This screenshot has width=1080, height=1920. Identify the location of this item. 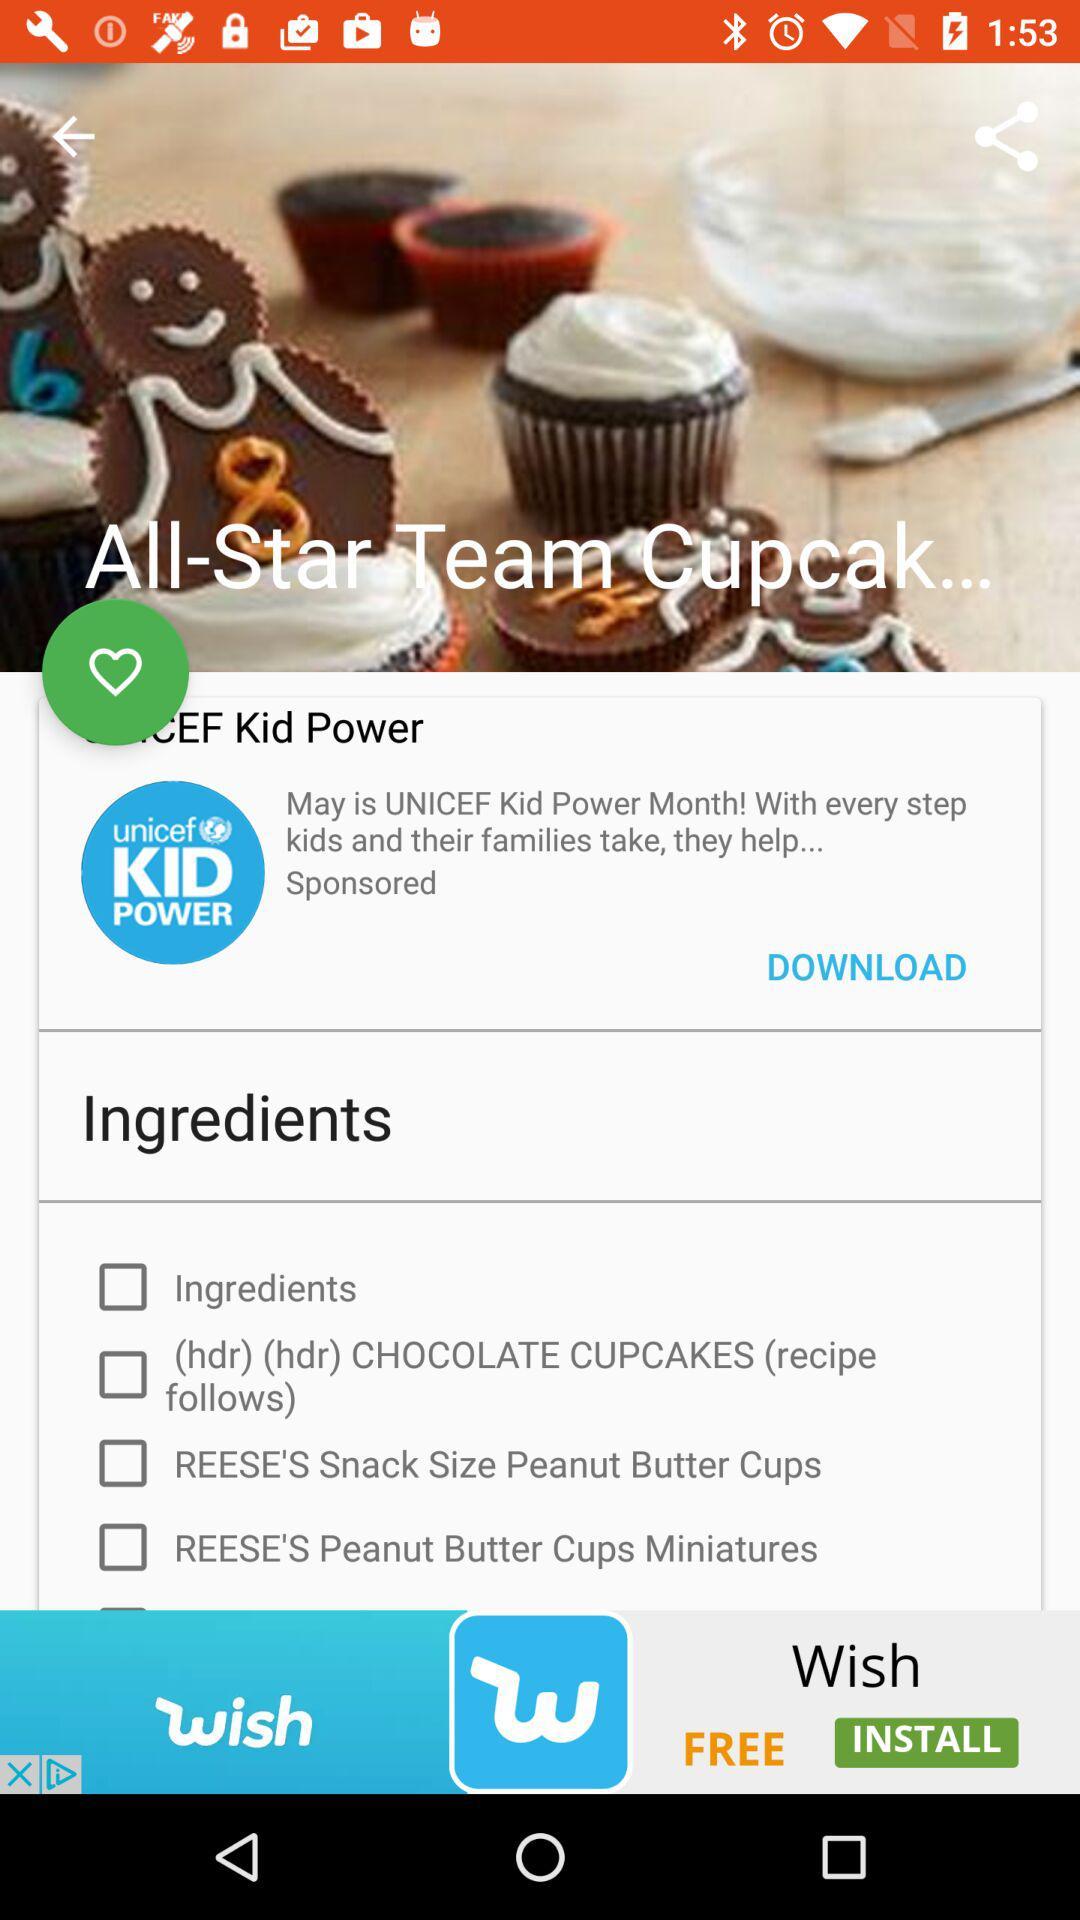
(115, 672).